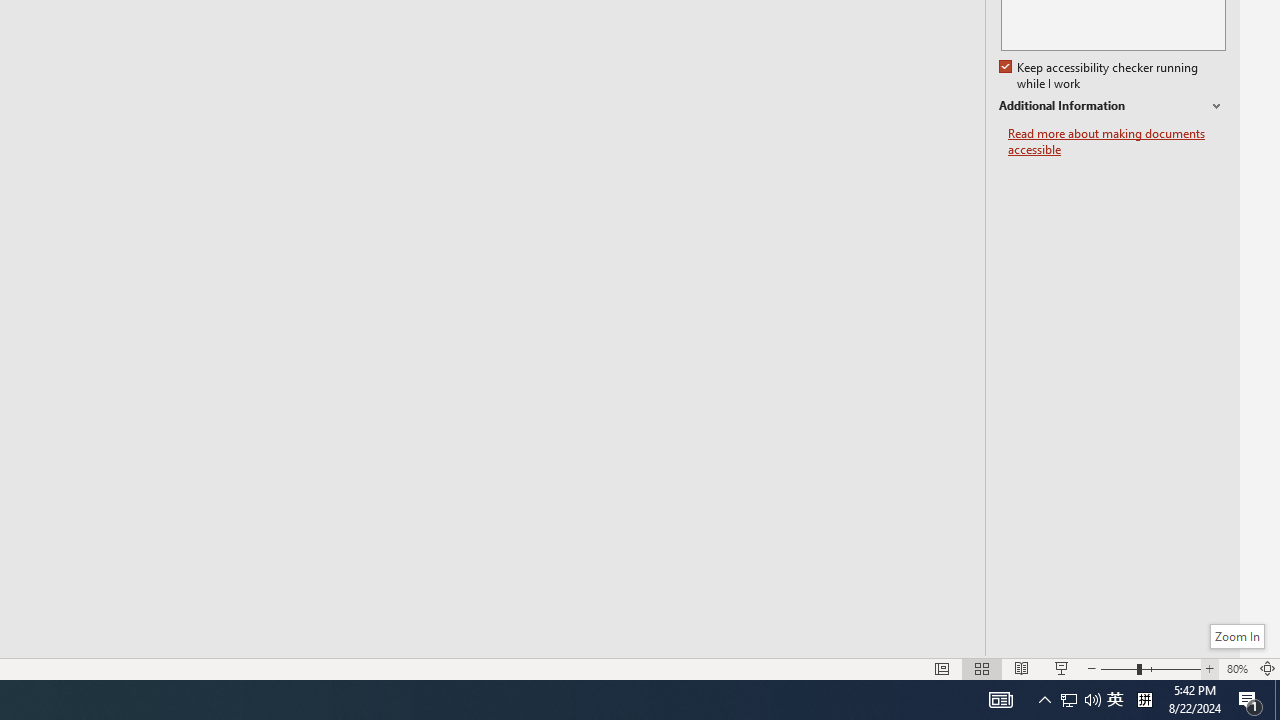 The image size is (1280, 720). I want to click on 'Zoom 80%', so click(1236, 669).